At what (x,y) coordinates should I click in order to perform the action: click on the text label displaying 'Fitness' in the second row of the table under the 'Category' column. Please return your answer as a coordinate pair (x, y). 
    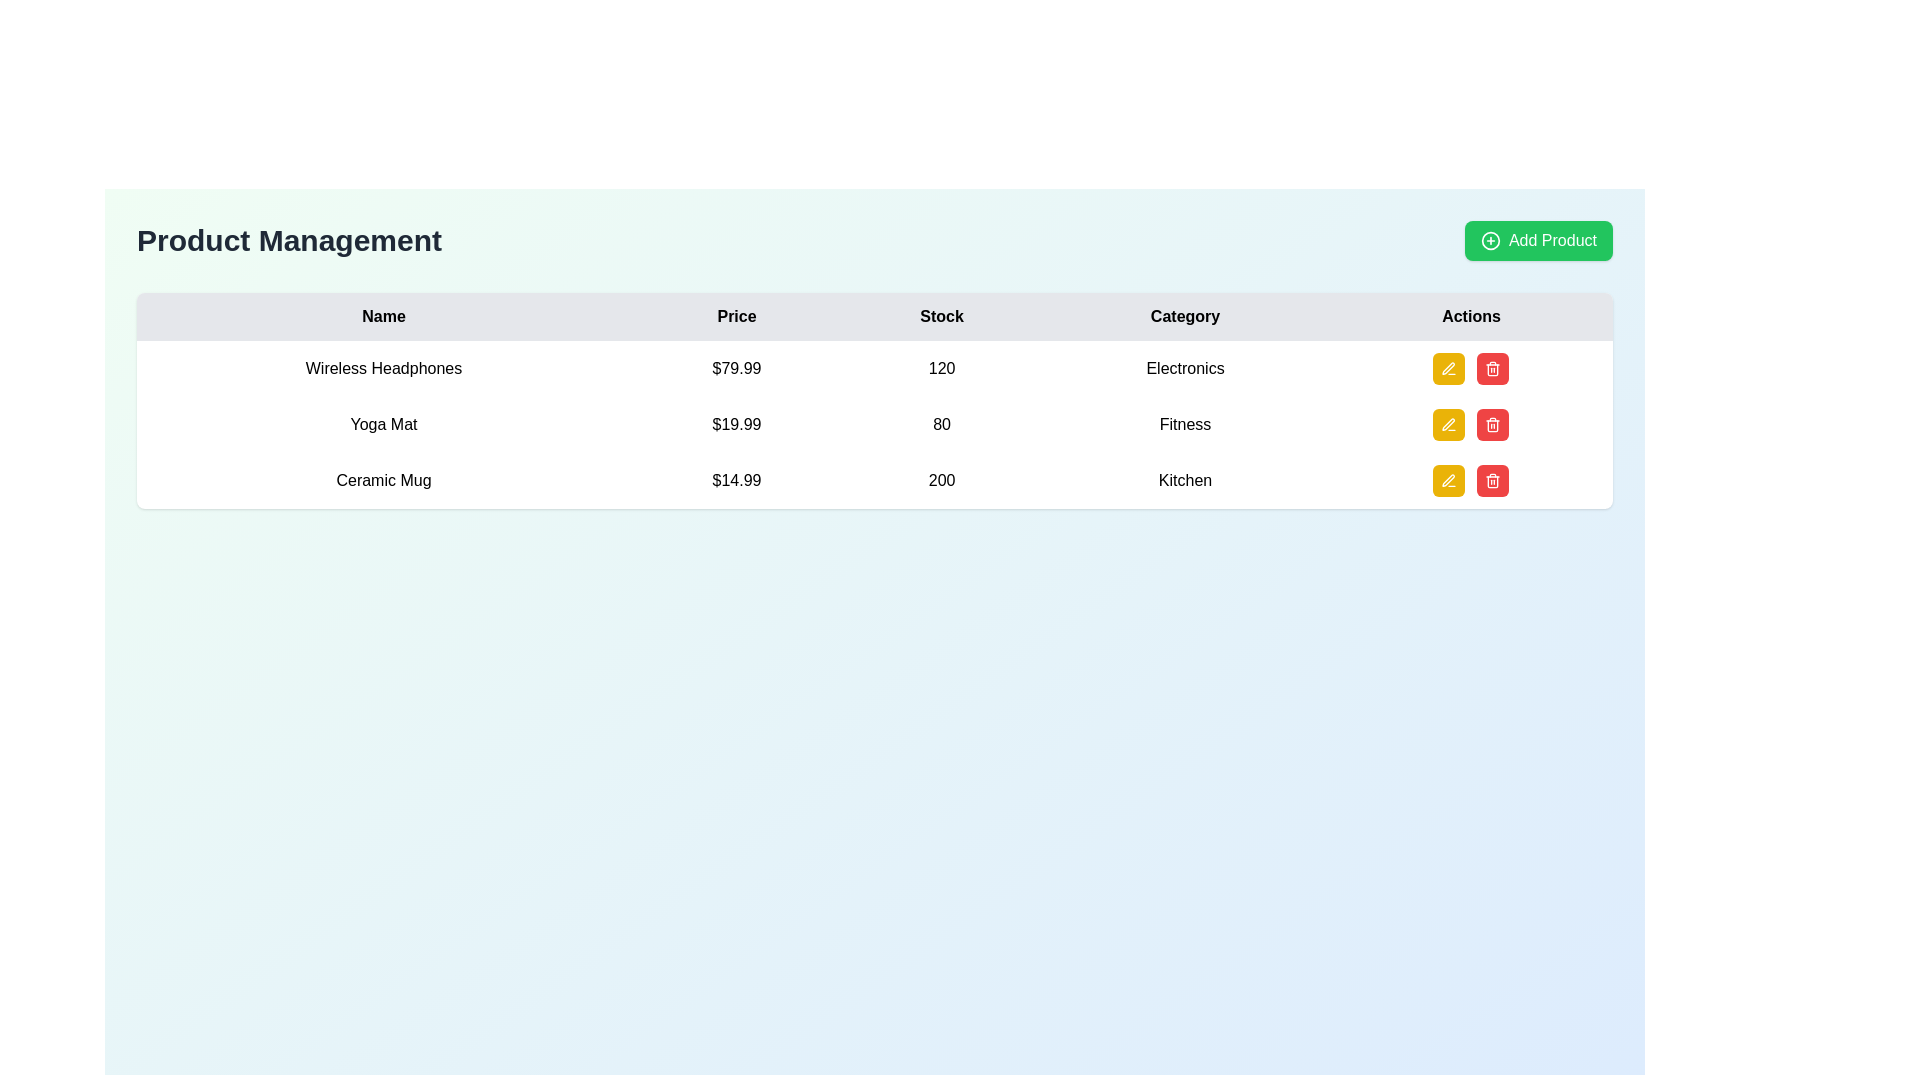
    Looking at the image, I should click on (1185, 423).